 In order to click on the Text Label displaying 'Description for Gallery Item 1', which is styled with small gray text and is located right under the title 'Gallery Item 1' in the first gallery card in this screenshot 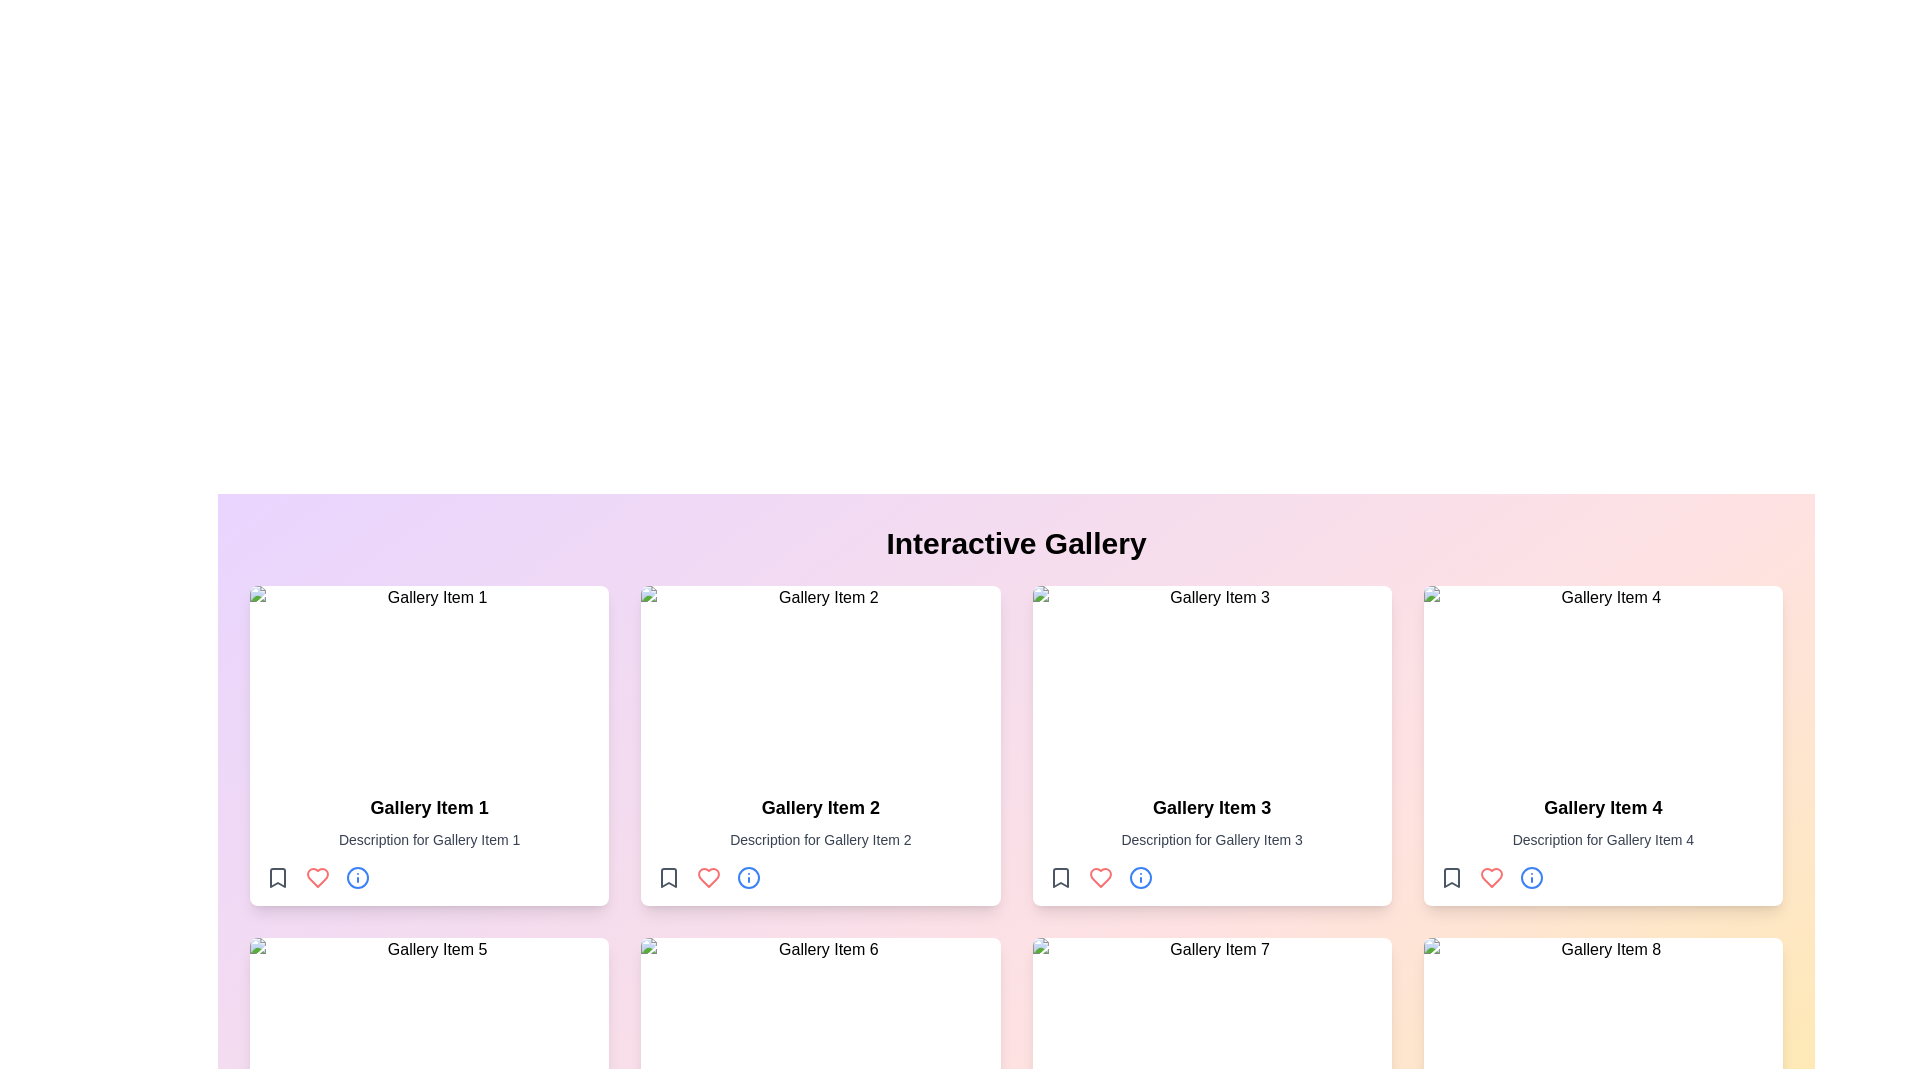, I will do `click(428, 840)`.